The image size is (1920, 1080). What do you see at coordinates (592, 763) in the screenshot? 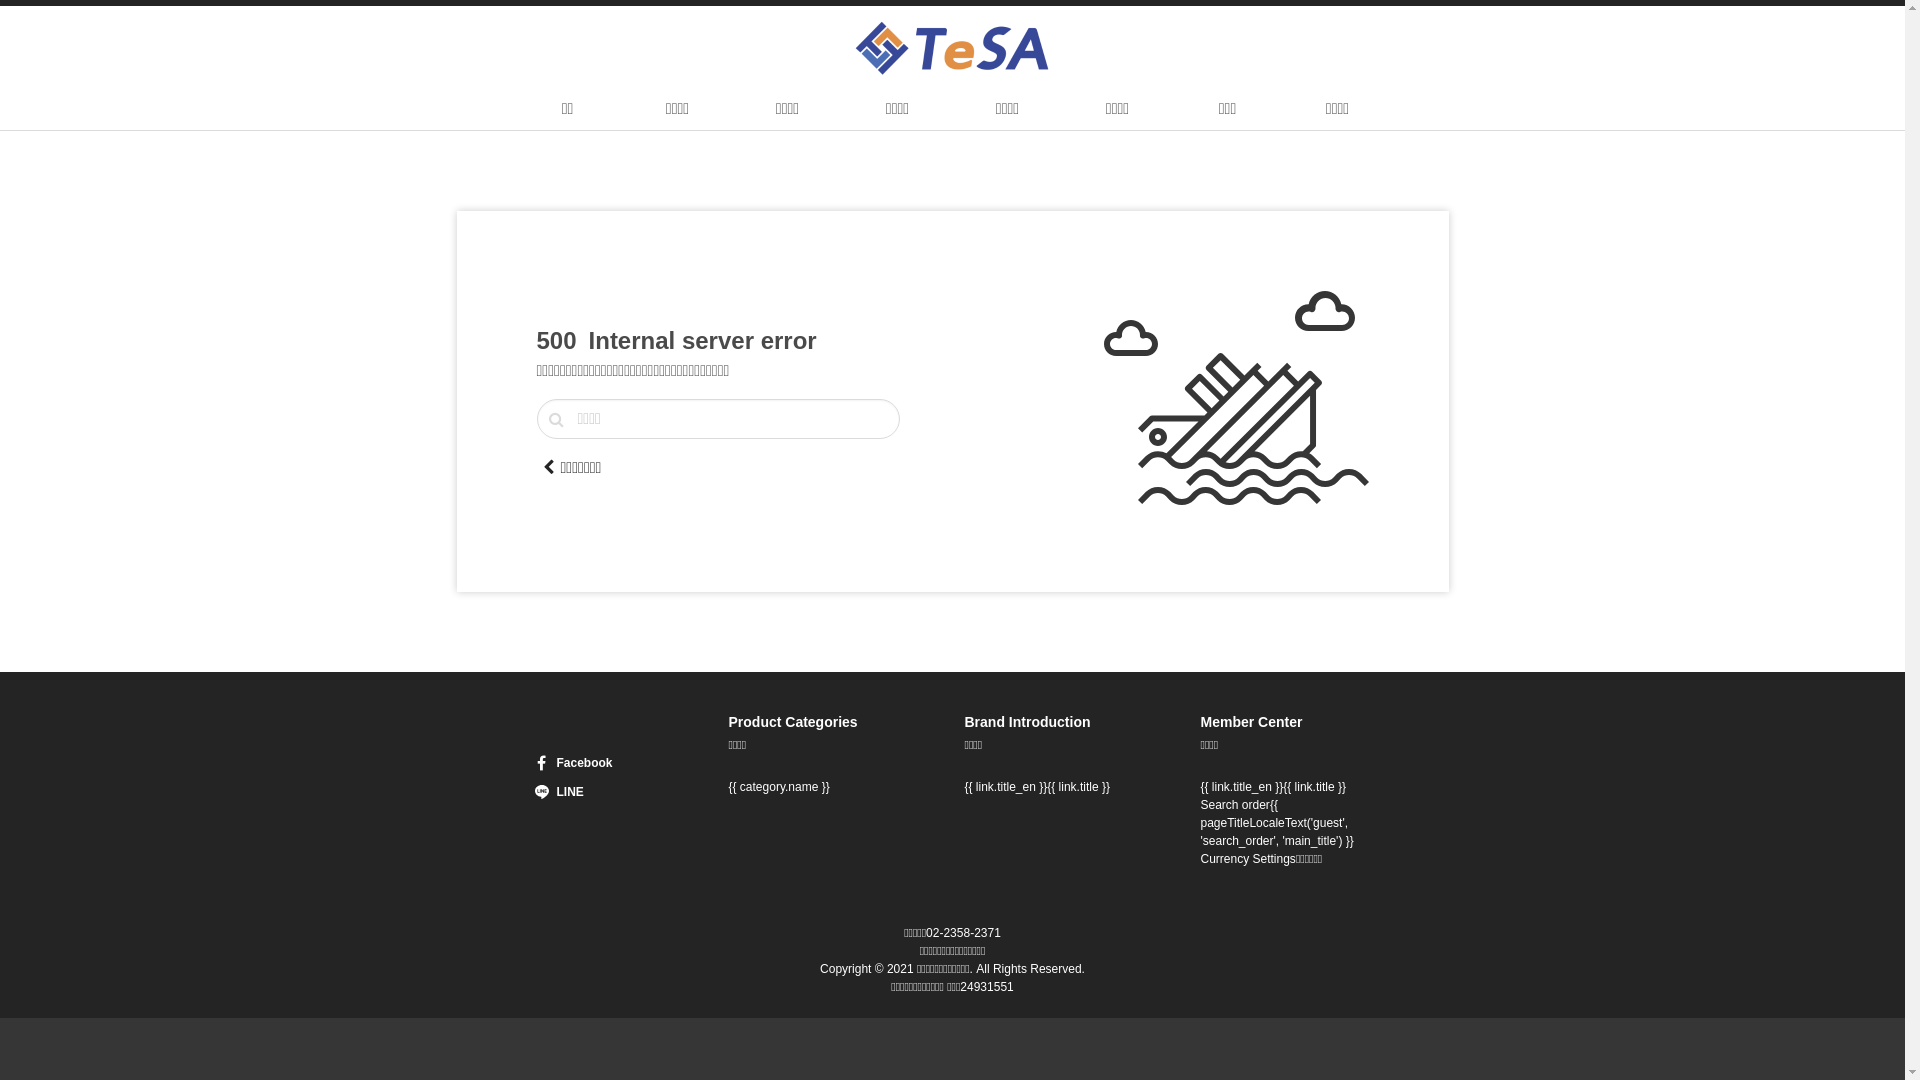
I see `'Facebook'` at bounding box center [592, 763].